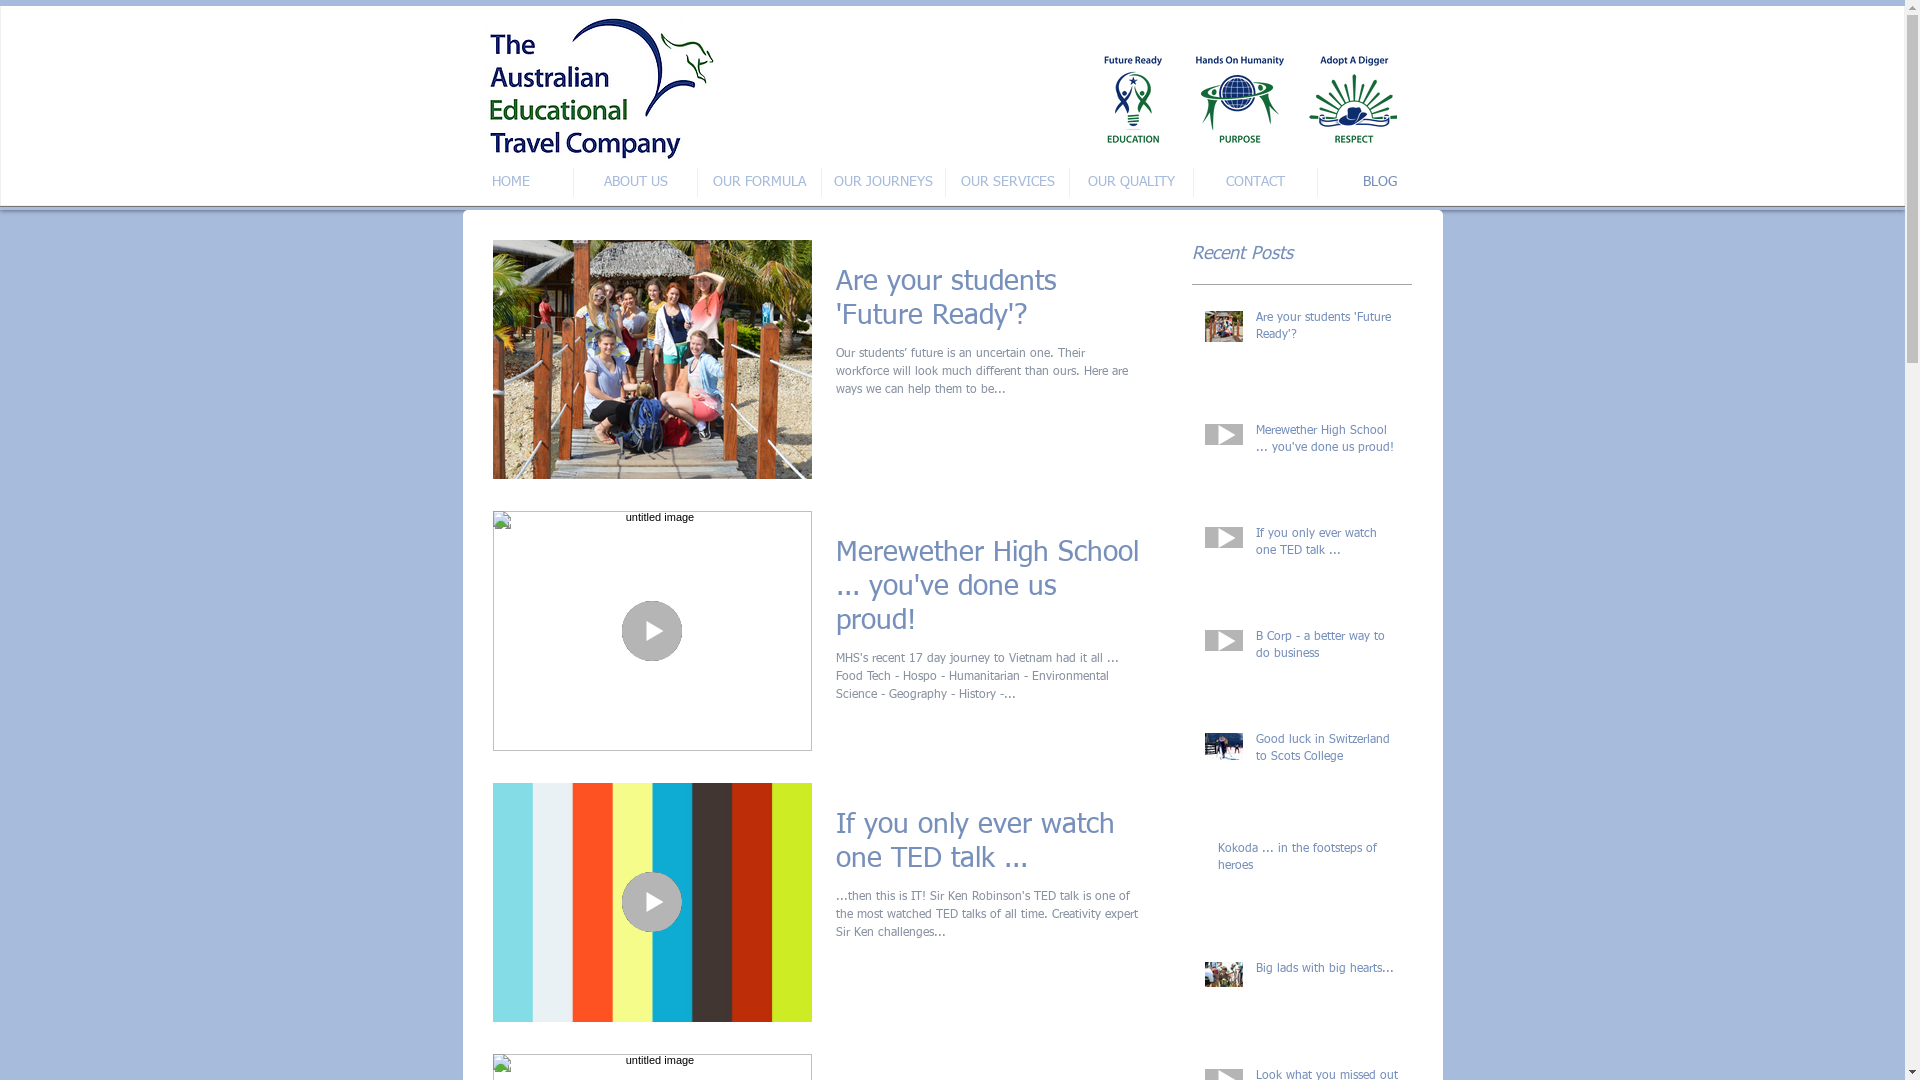 This screenshot has height=1080, width=1920. I want to click on 'OUR SERVICES', so click(1007, 182).